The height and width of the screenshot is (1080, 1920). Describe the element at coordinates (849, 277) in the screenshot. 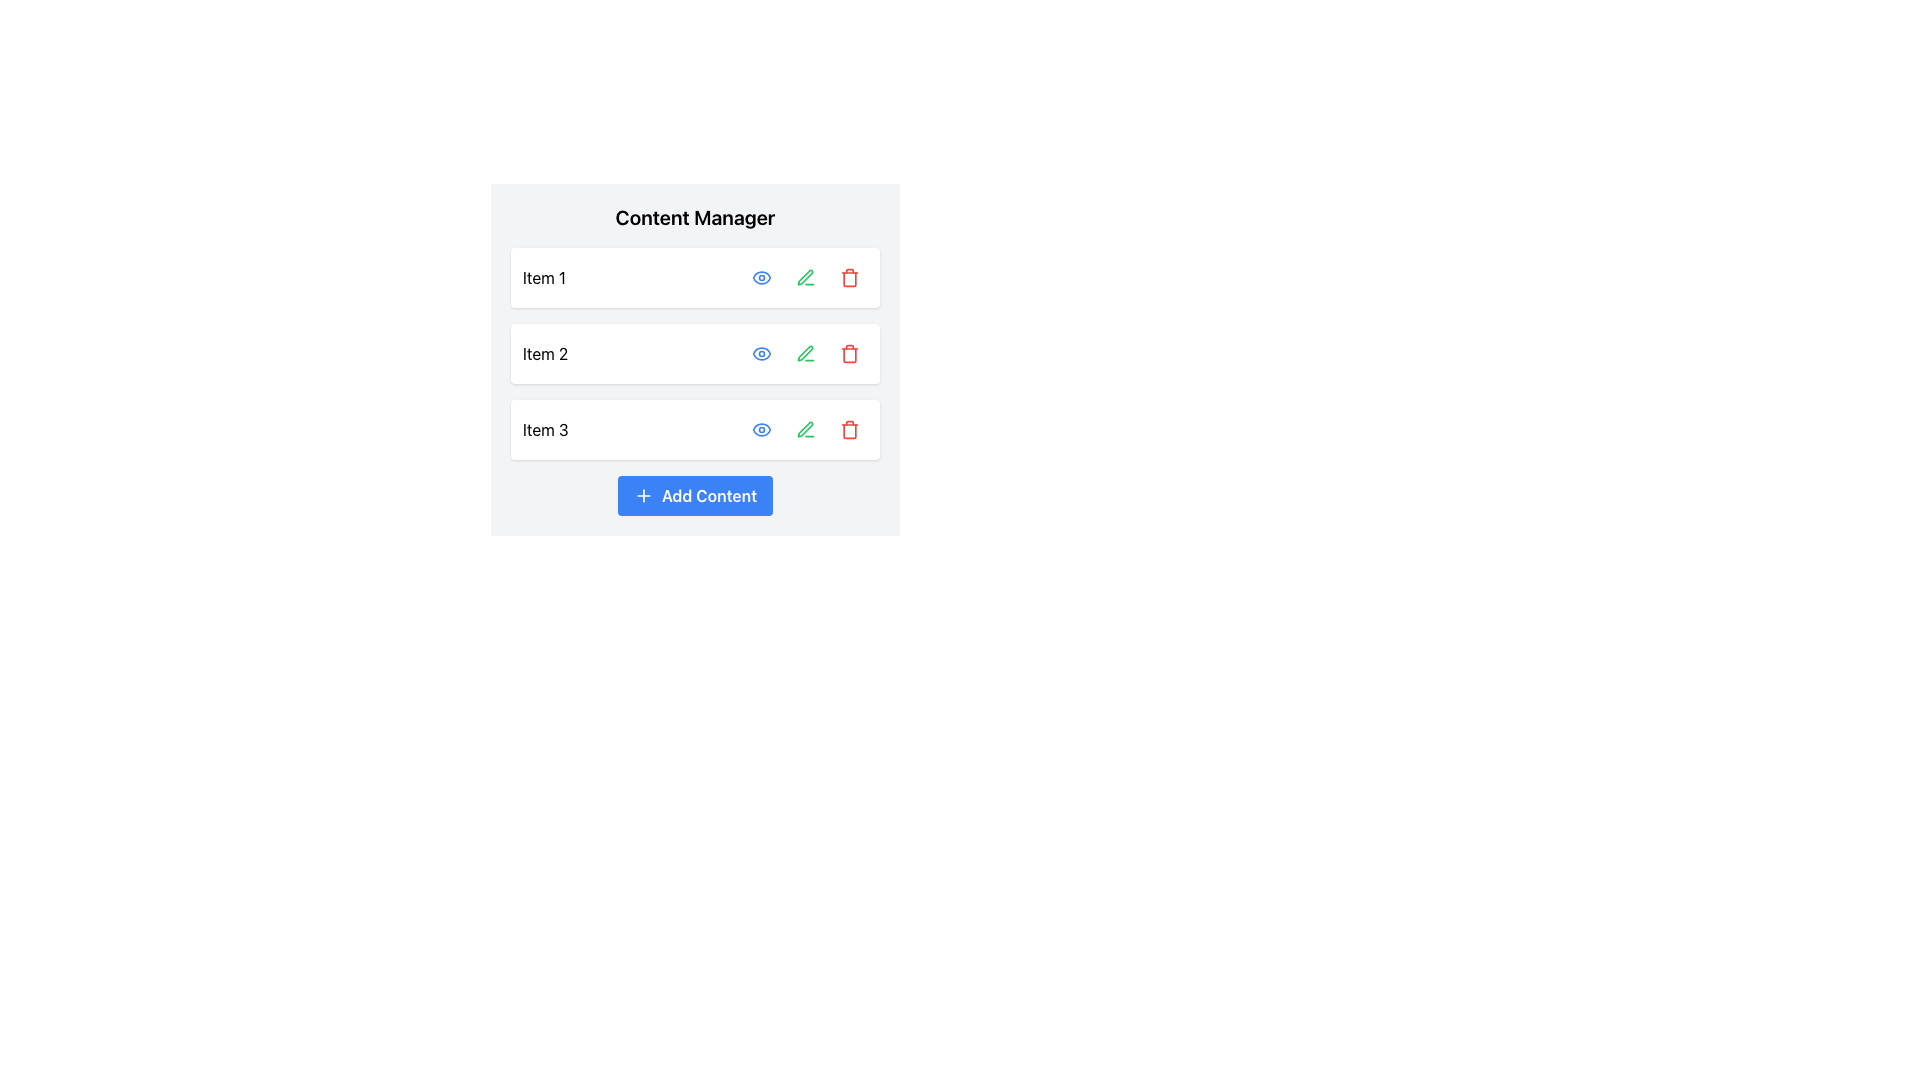

I see `the delete button for 'Item 1' located at the right end of the row of icons in the Content Manager to observe visual feedback` at that location.